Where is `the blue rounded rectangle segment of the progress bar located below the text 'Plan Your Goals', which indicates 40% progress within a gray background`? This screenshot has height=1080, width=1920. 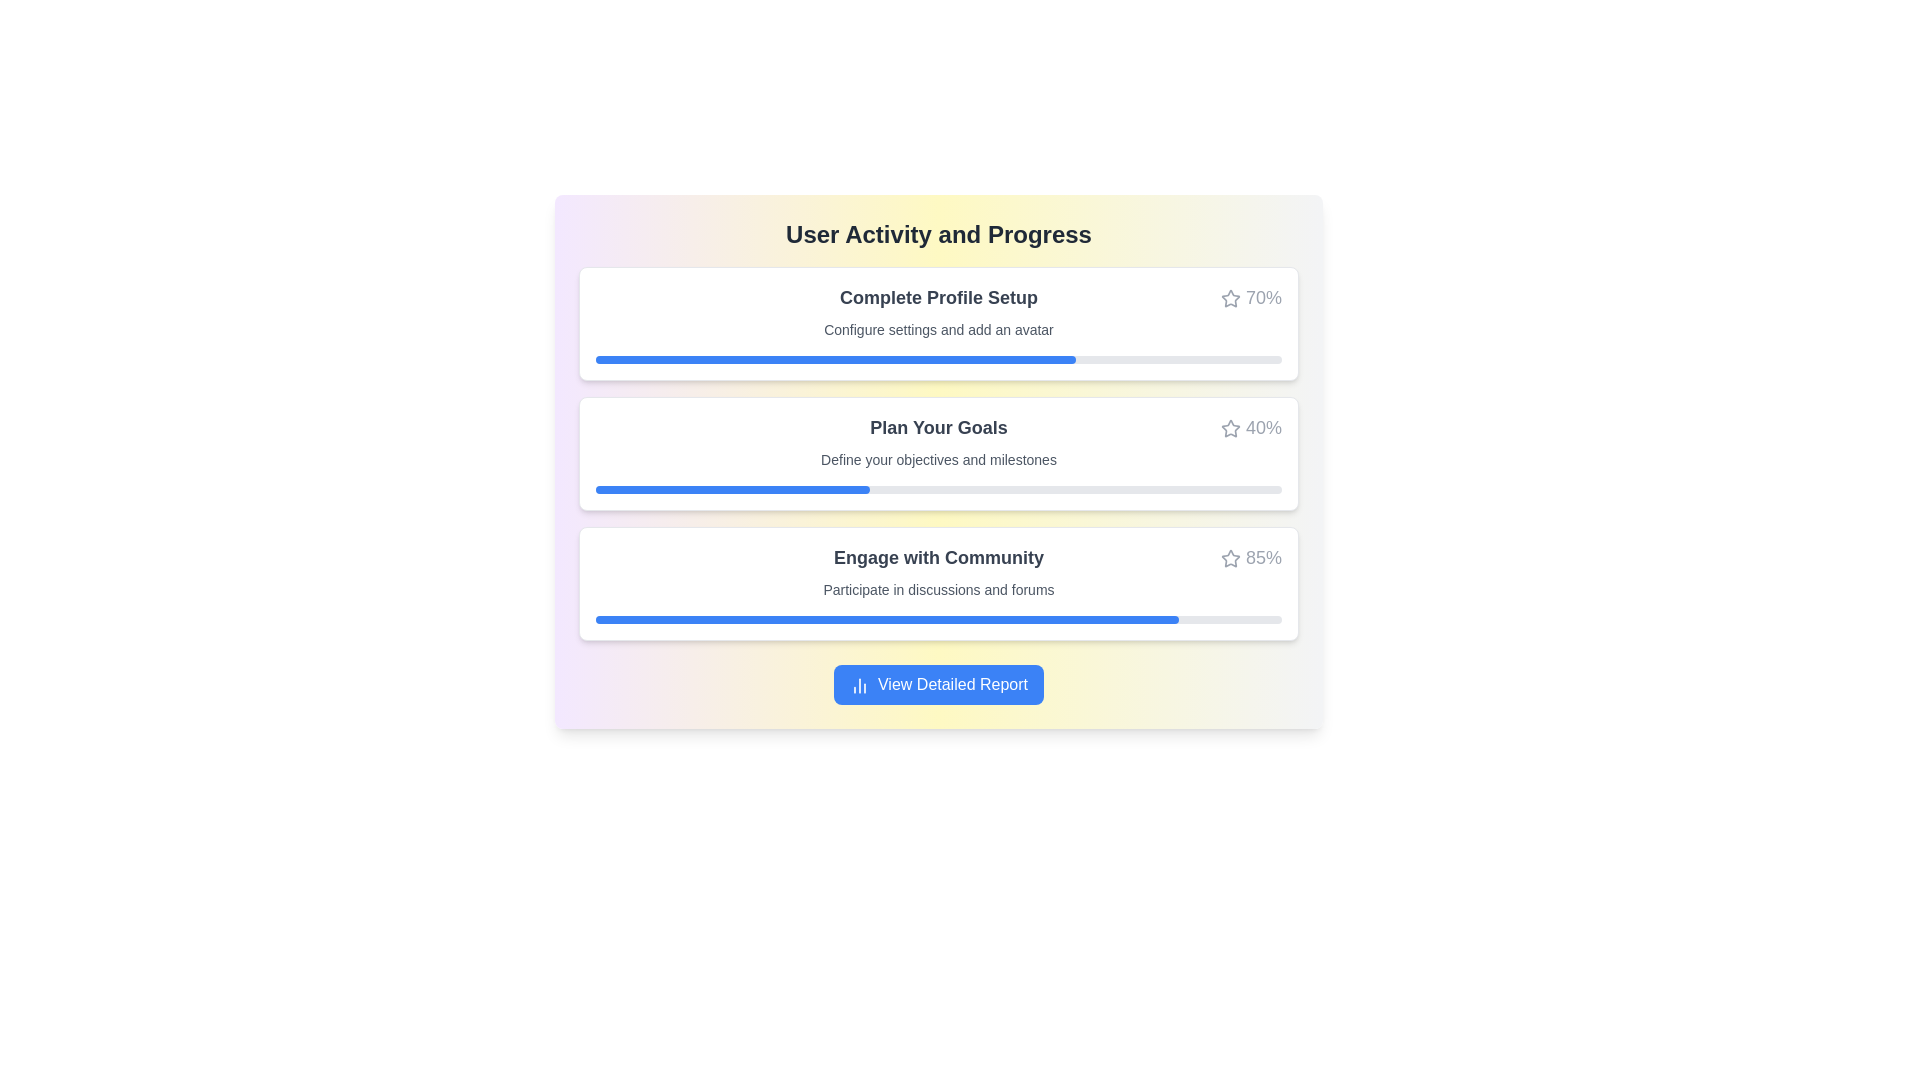 the blue rounded rectangle segment of the progress bar located below the text 'Plan Your Goals', which indicates 40% progress within a gray background is located at coordinates (732, 489).